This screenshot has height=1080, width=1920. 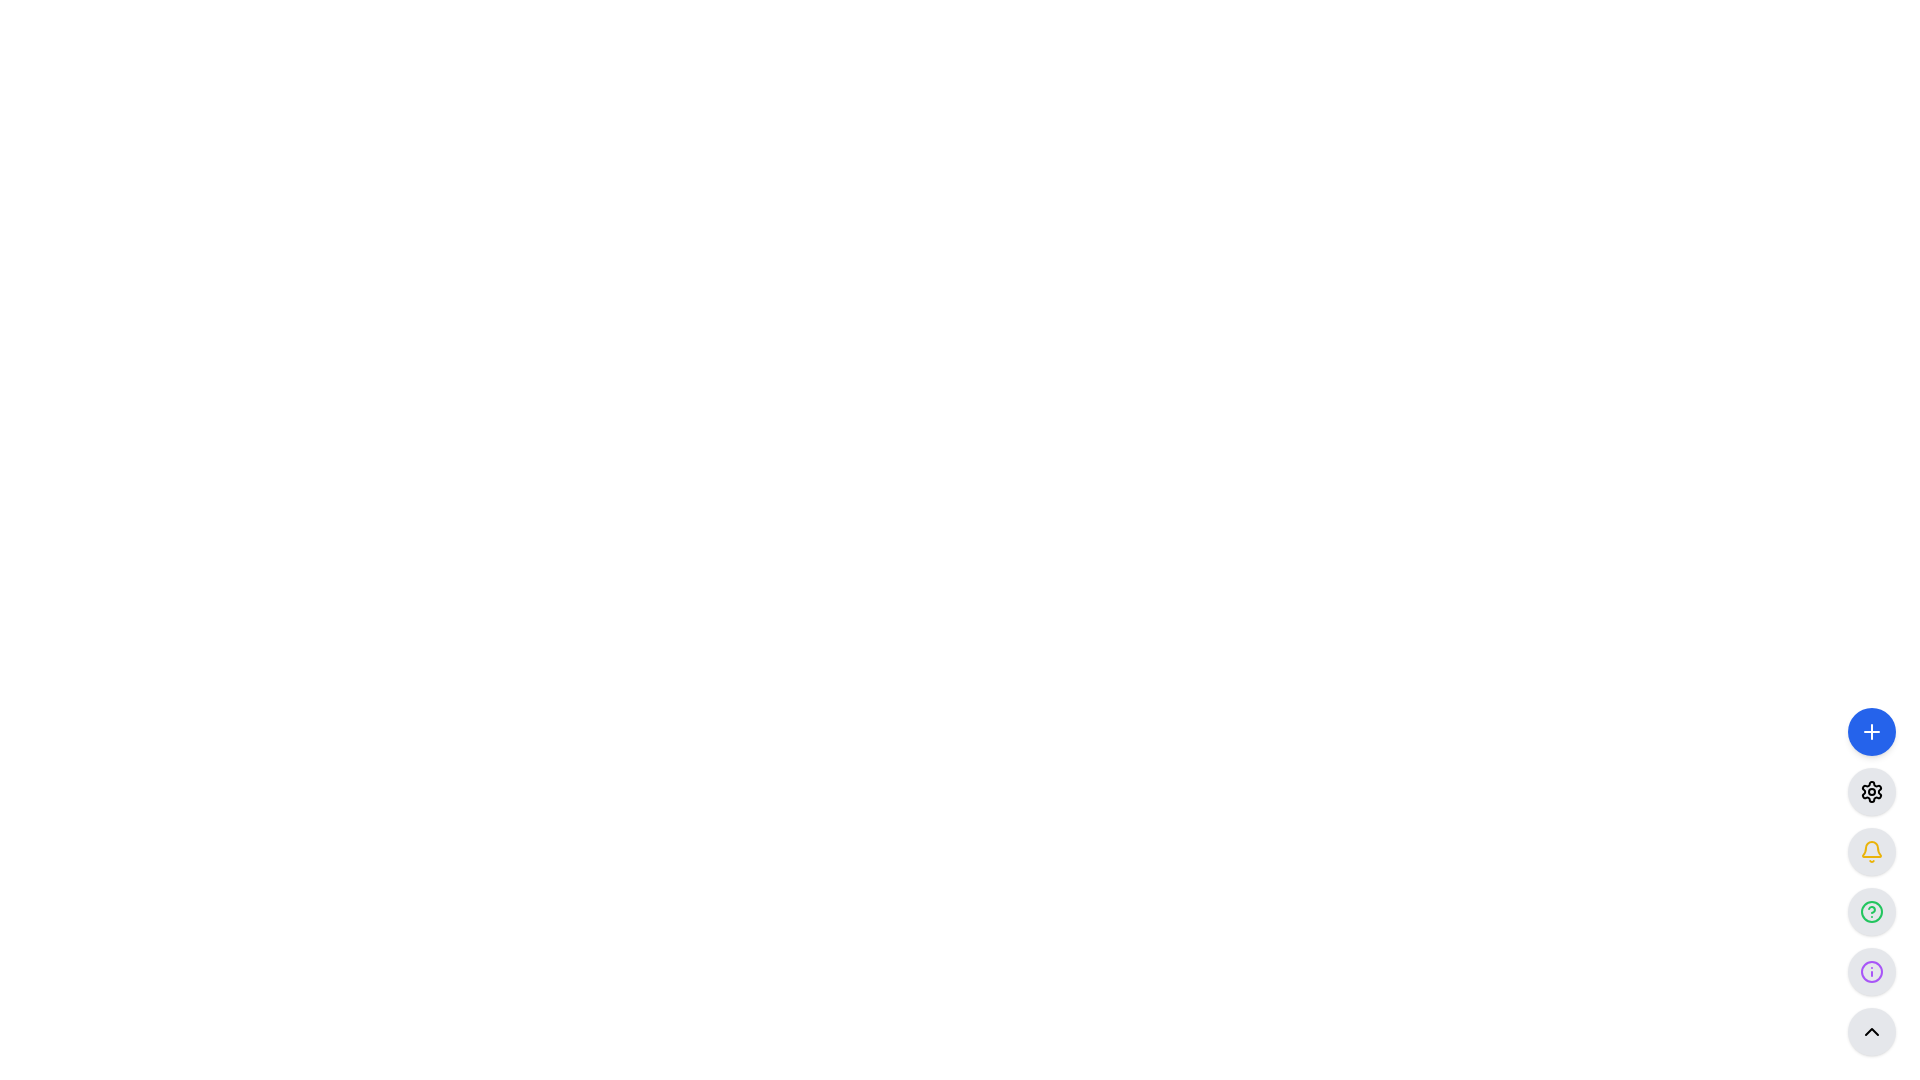 I want to click on the settings button, which is the second button from the top in a vertical stack of circular buttons on the right side of the interface, so click(x=1871, y=790).